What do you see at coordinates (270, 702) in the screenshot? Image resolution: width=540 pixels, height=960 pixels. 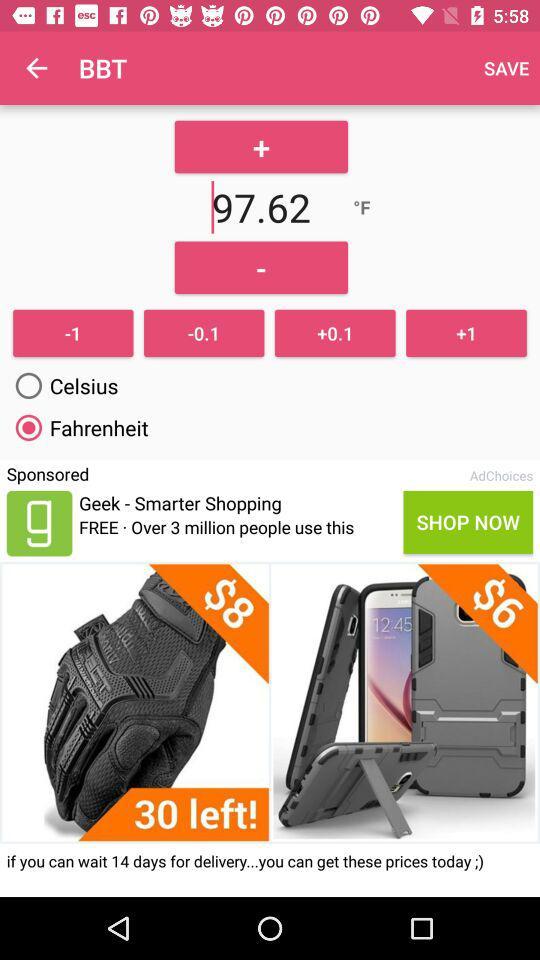 I see `picture advertising products` at bounding box center [270, 702].